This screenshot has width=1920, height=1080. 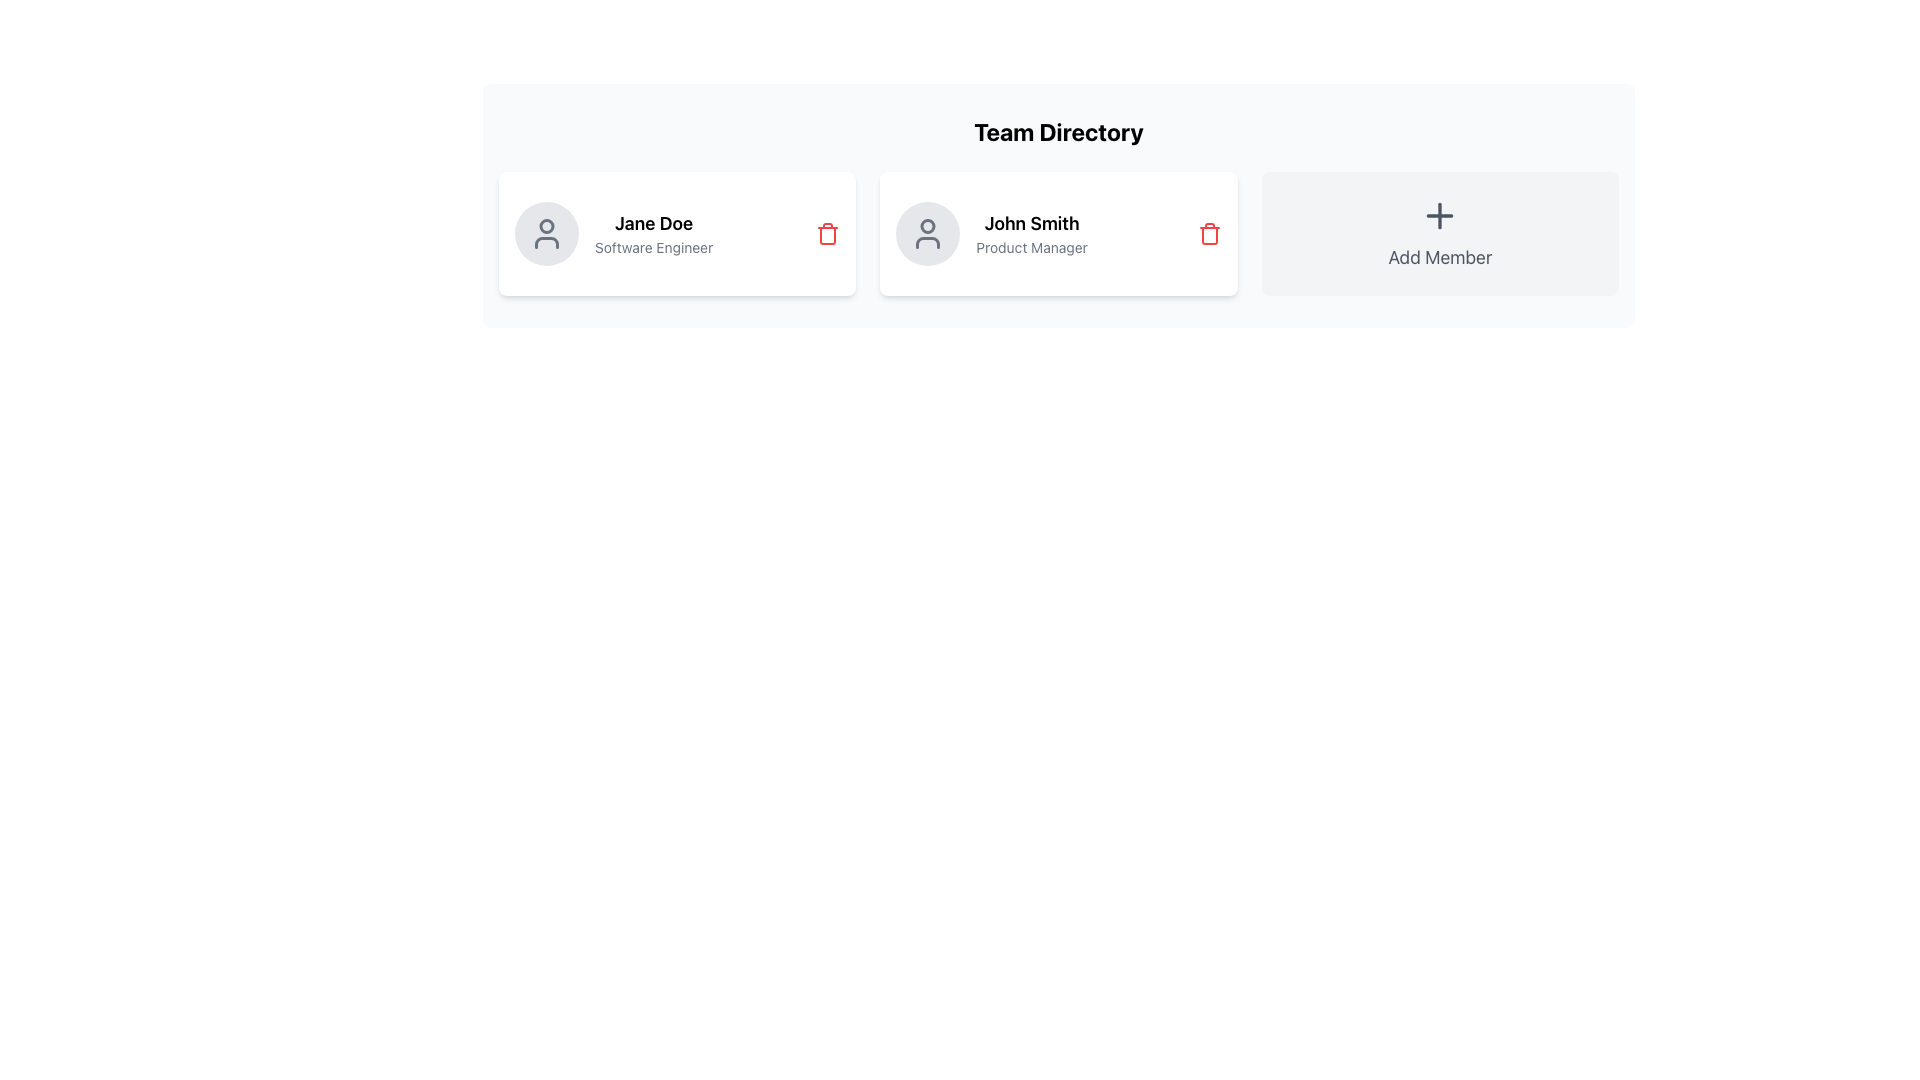 I want to click on the profile image placeholder for user 'John Smith' located in the card section titled 'John Smith - Product Manager', so click(x=927, y=233).